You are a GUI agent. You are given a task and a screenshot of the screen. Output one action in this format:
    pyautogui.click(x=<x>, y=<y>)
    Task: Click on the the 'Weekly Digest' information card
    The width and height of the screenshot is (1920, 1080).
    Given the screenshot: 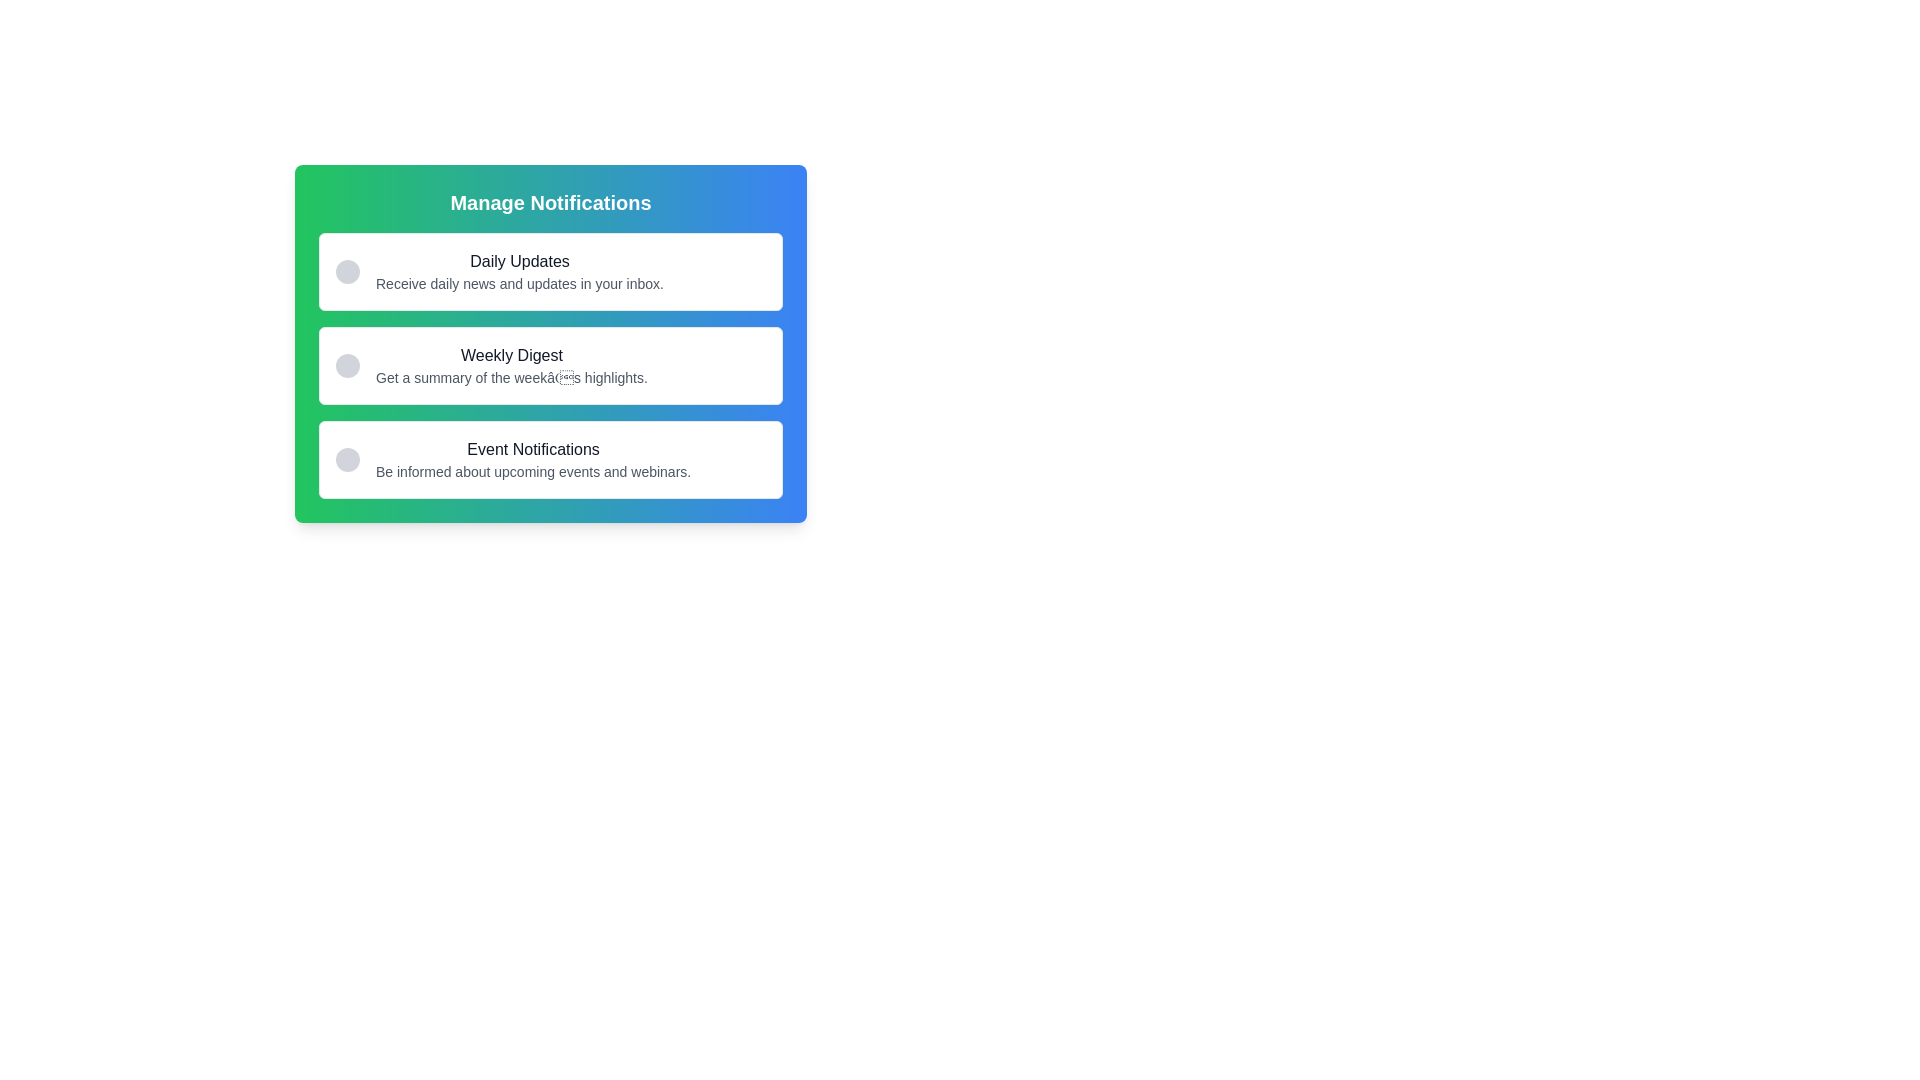 What is the action you would take?
    pyautogui.click(x=551, y=342)
    